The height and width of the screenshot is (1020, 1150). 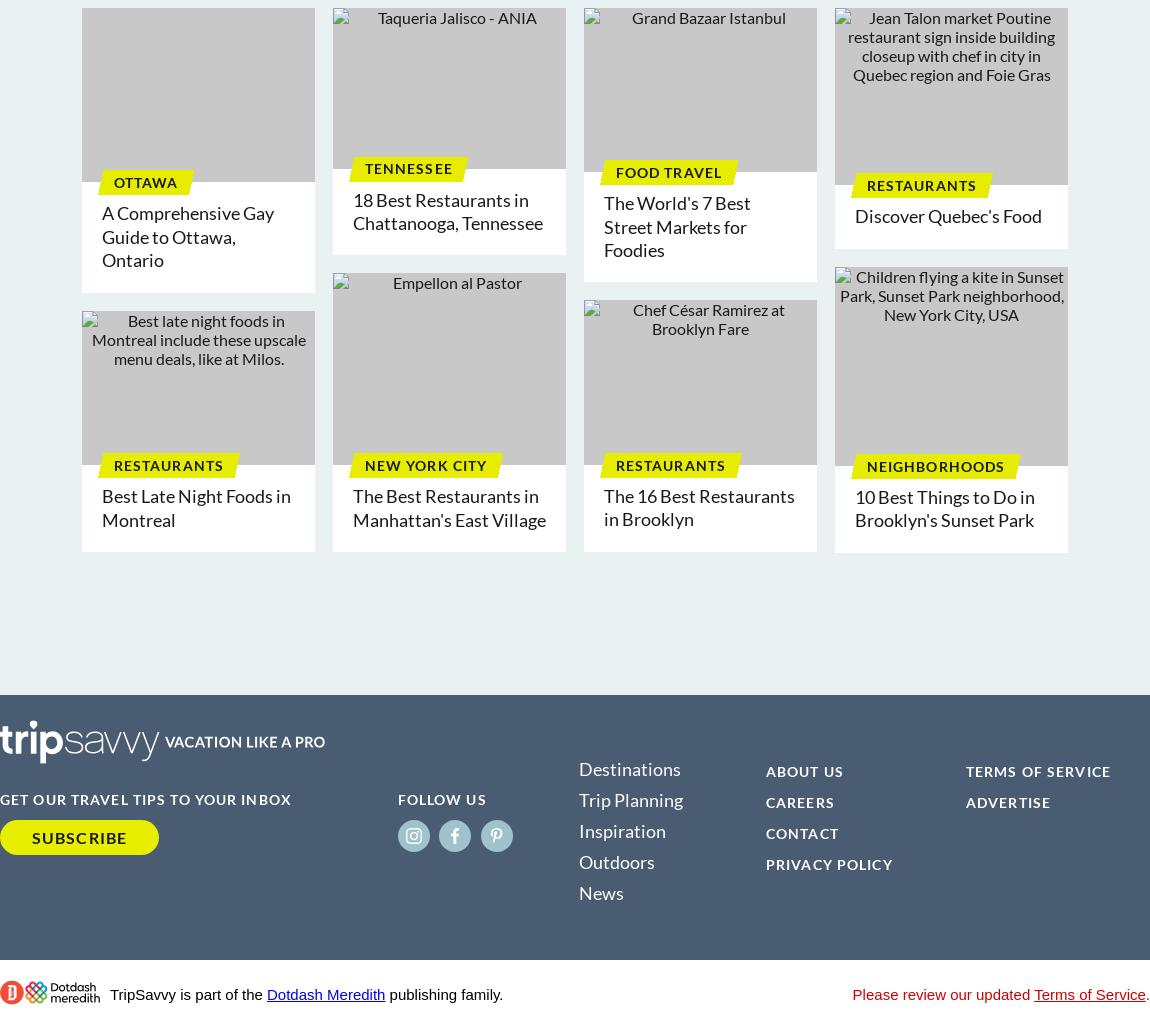 What do you see at coordinates (144, 797) in the screenshot?
I see `'Get Our Travel Tips to Your Inbox'` at bounding box center [144, 797].